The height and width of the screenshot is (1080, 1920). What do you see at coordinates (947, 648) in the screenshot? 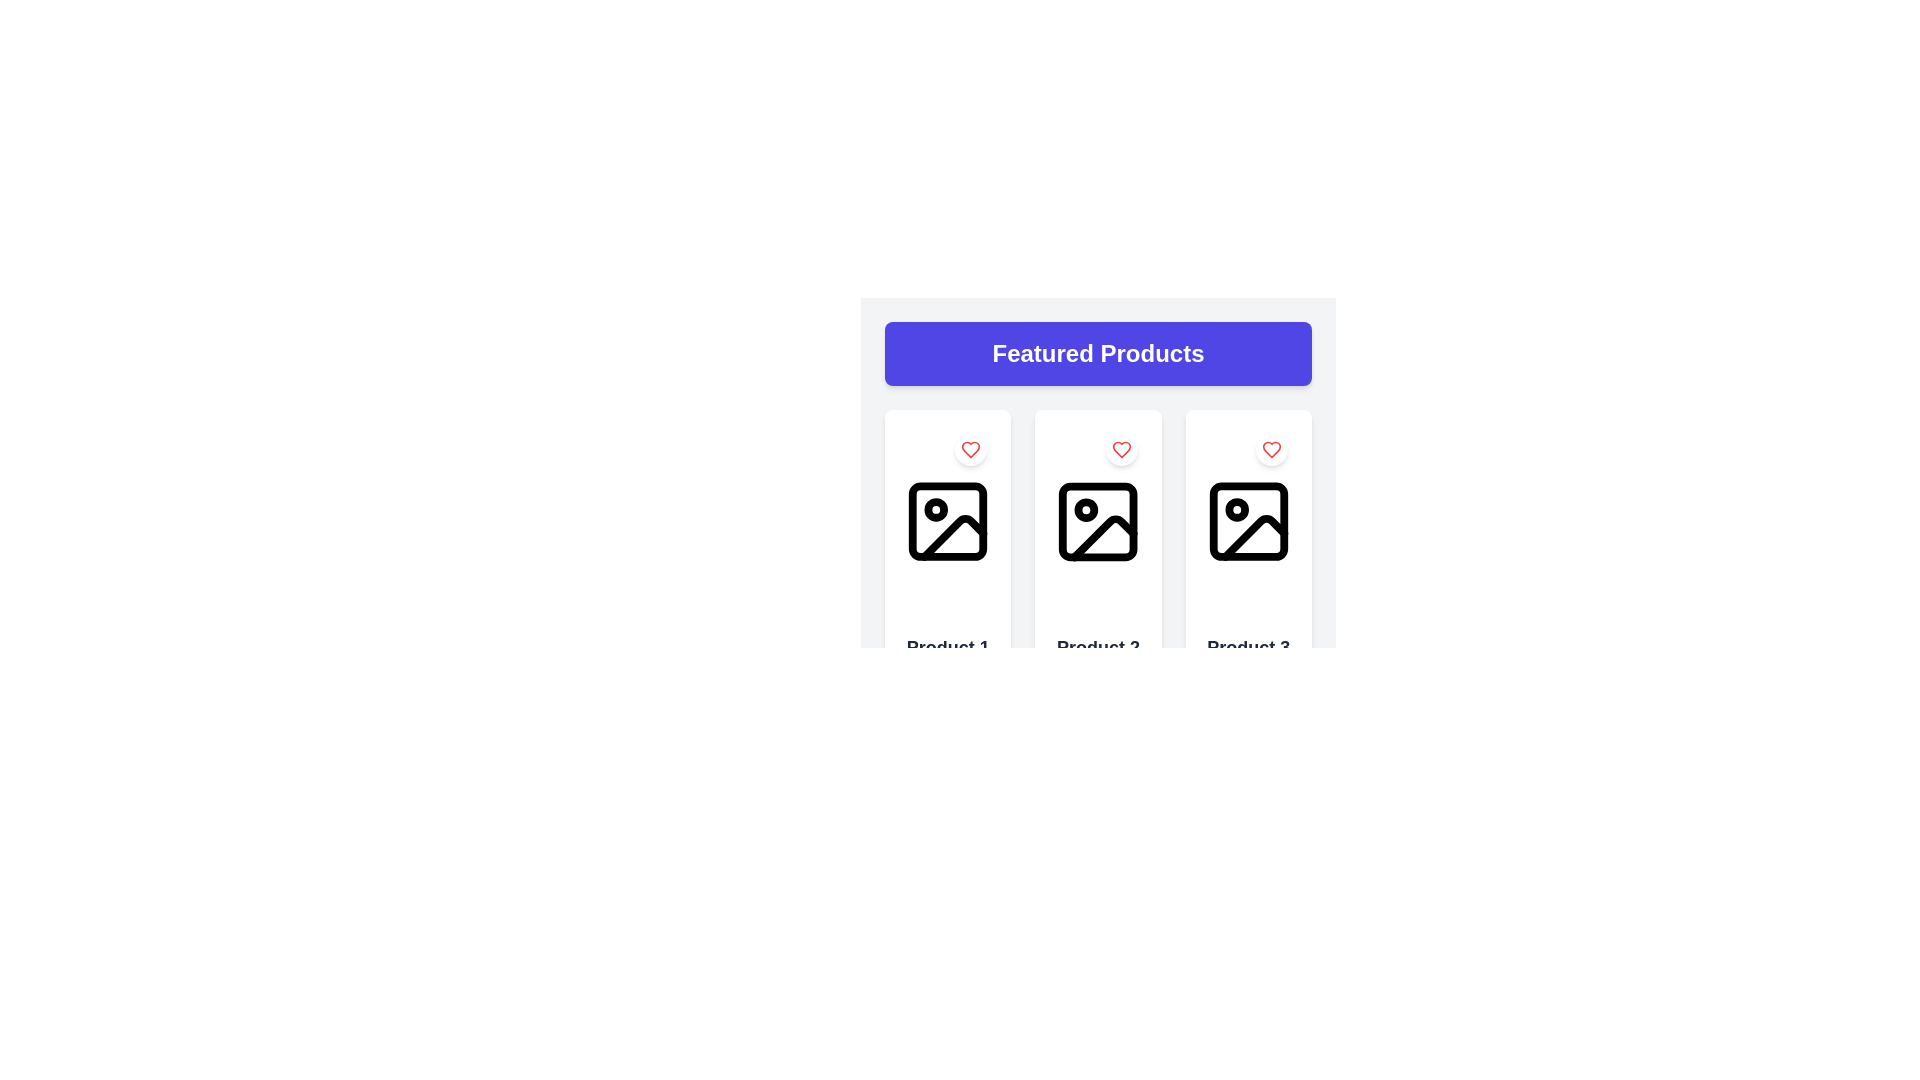
I see `the text label indicating 'Product 1', which is located in the top-left corner of its product card, to access associated elements` at bounding box center [947, 648].